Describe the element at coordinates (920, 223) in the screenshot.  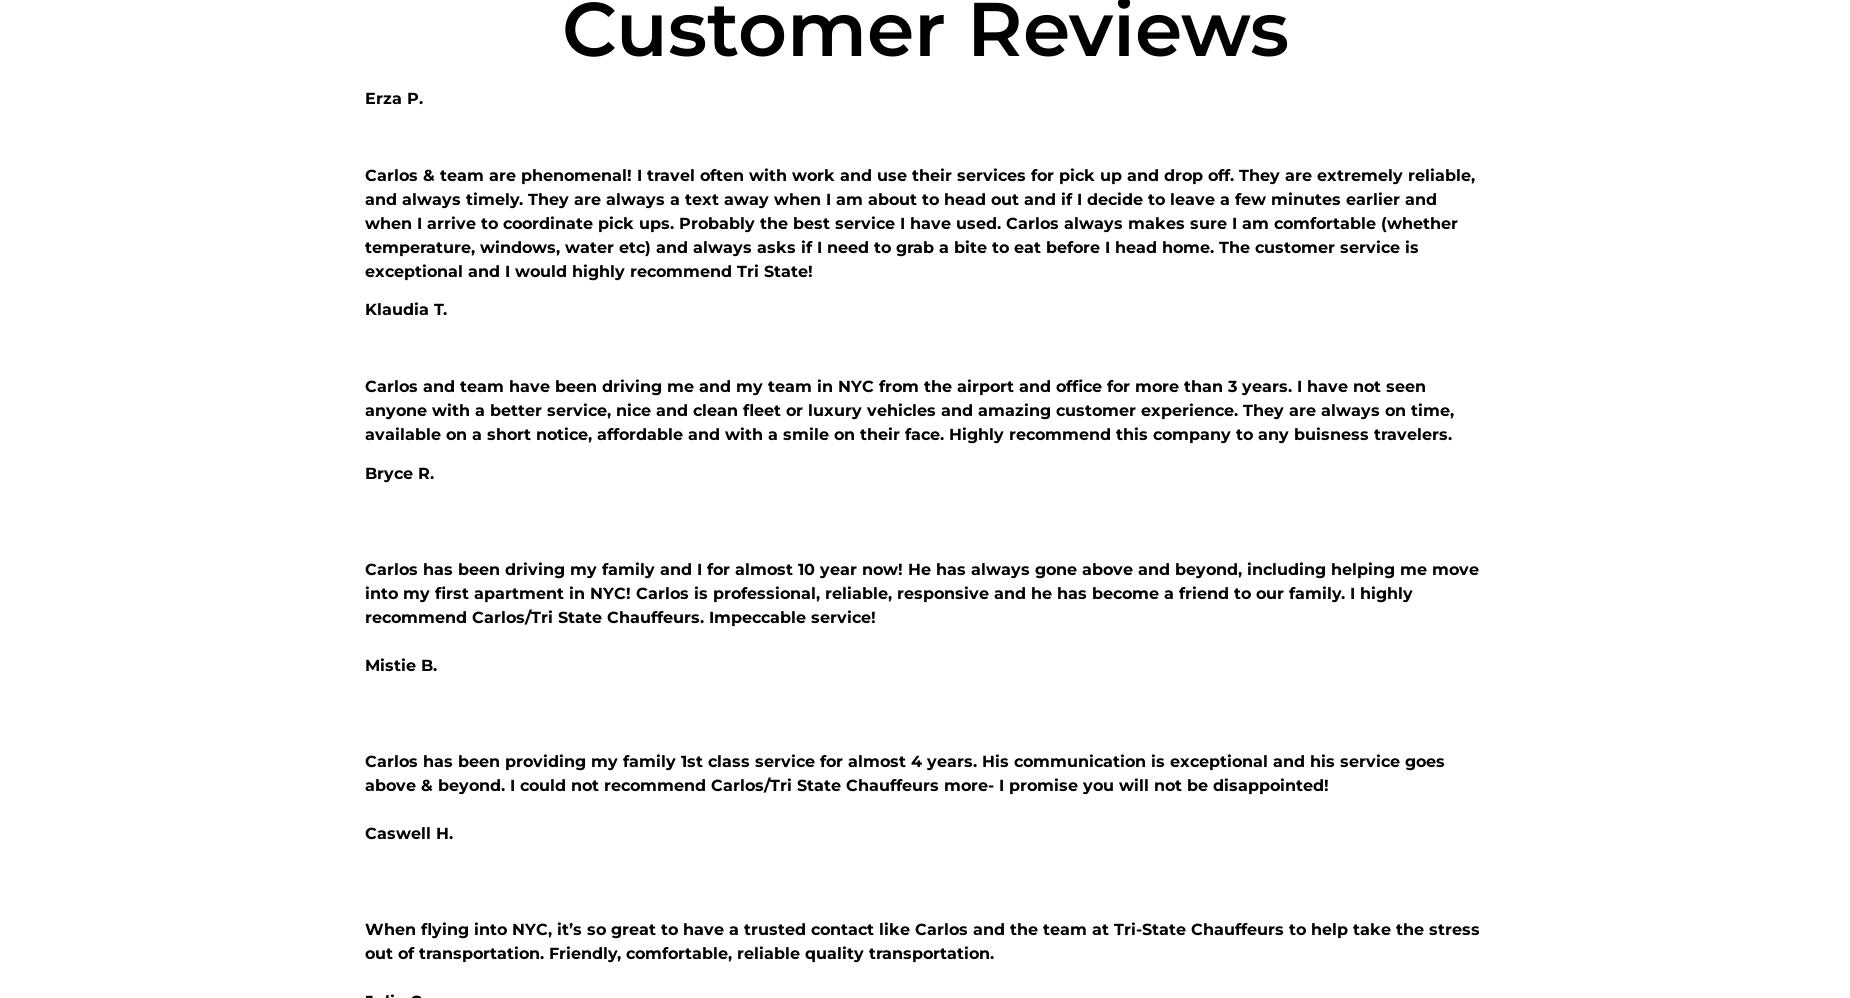
I see `'Carlos & team are phenomenal! I travel often with work and use their services for pick up and drop off. They are extremely reliable, and always timely. They are always a text away when I am about to head out and if I decide to leave a few minutes earlier and when I arrive to coordinate pick ups. Probably the best service I have used. Carlos always makes sure I am comfortable (whether temperature, windows, water etc) and always asks if I need to grab a bite to eat before I head home. The customer service is exceptional and I would highly recommend Tri State!'` at that location.